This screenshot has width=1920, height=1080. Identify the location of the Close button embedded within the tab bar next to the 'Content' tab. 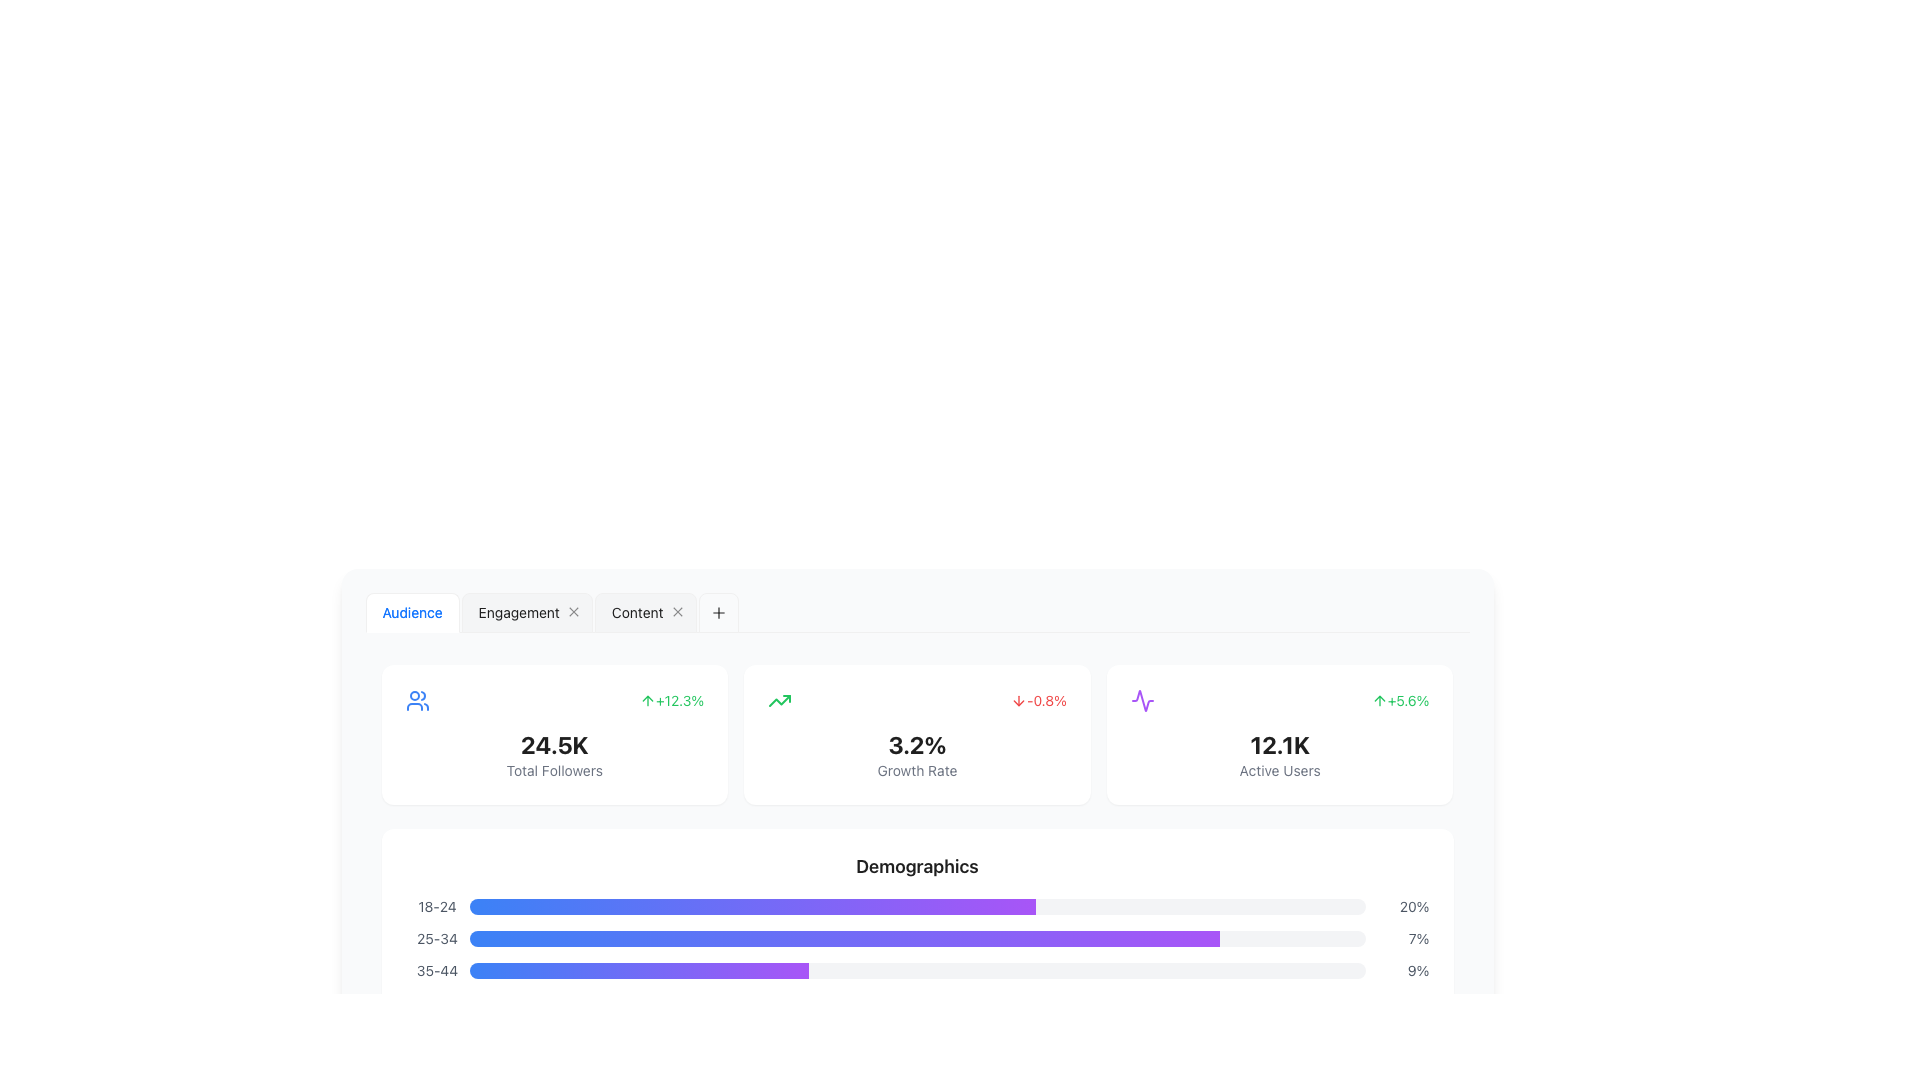
(677, 611).